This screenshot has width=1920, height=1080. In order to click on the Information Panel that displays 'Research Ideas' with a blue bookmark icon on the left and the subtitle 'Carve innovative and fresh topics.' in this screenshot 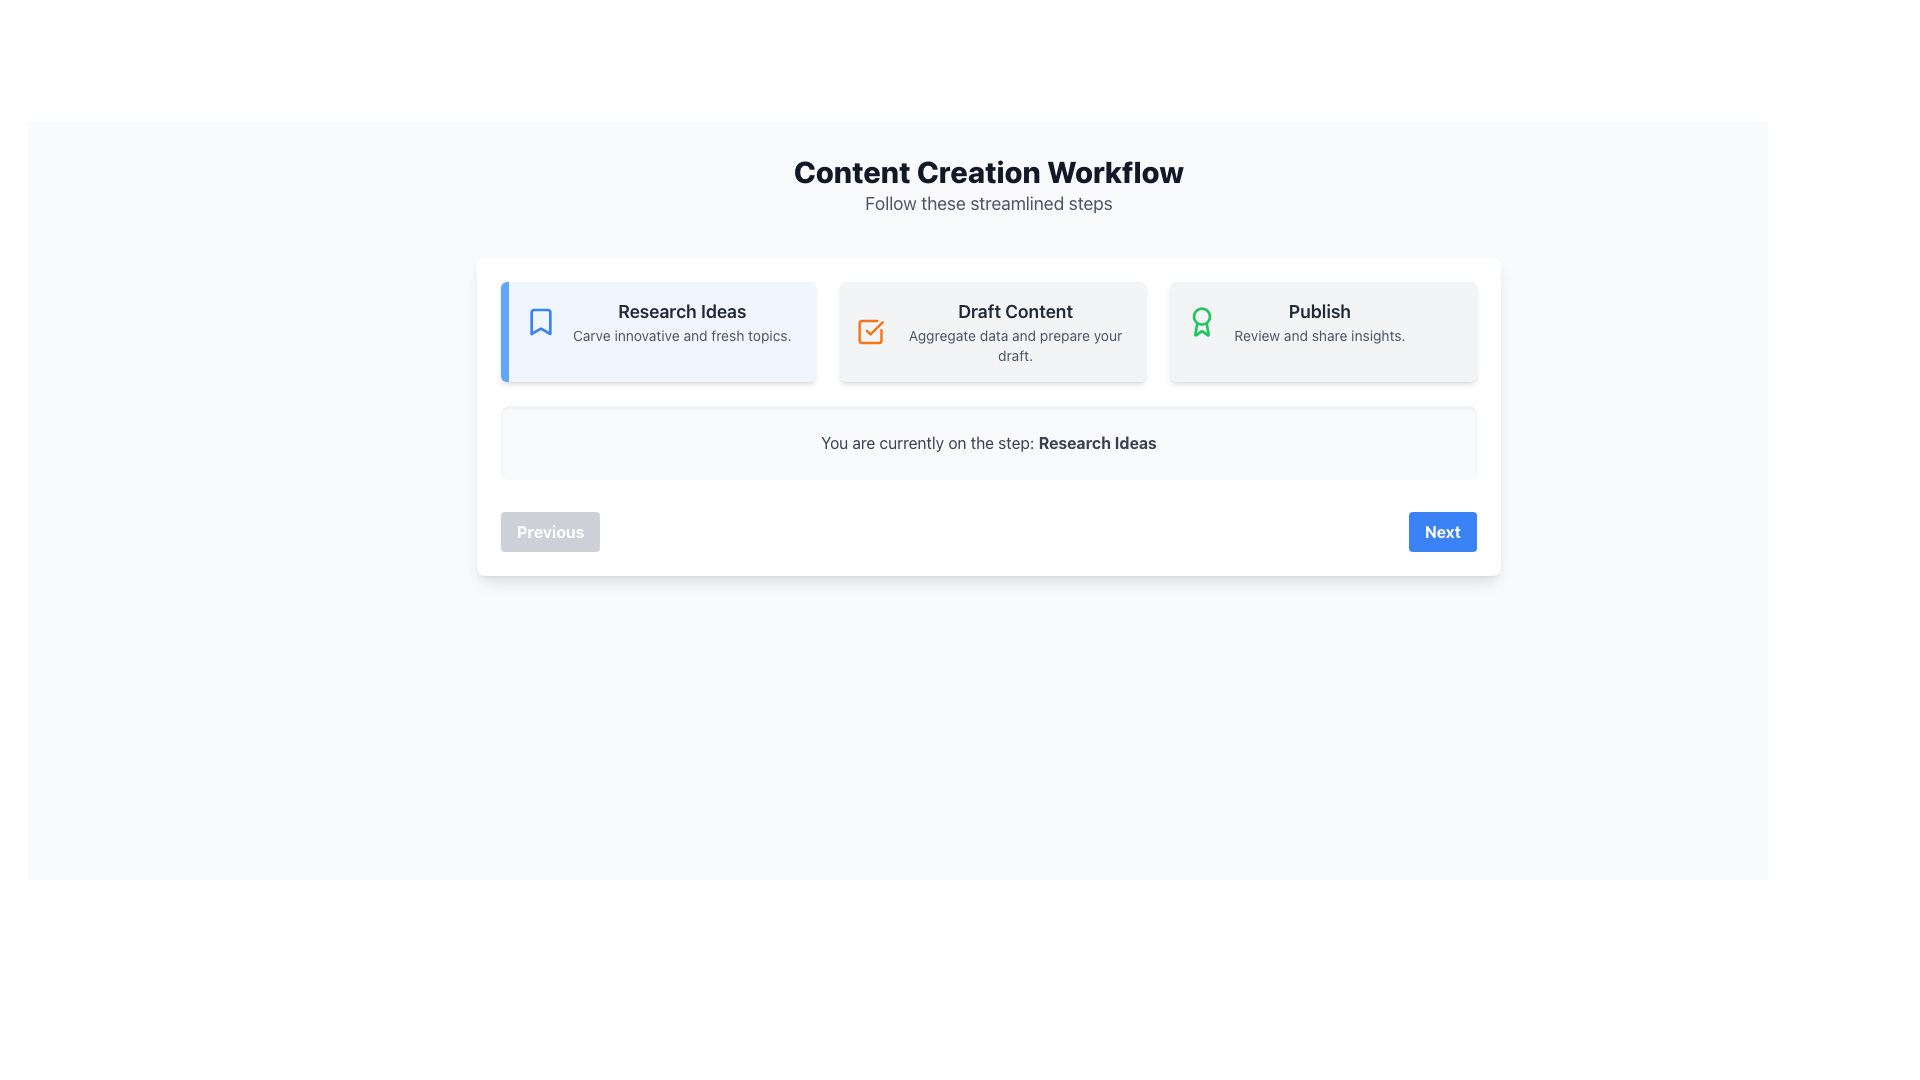, I will do `click(662, 320)`.